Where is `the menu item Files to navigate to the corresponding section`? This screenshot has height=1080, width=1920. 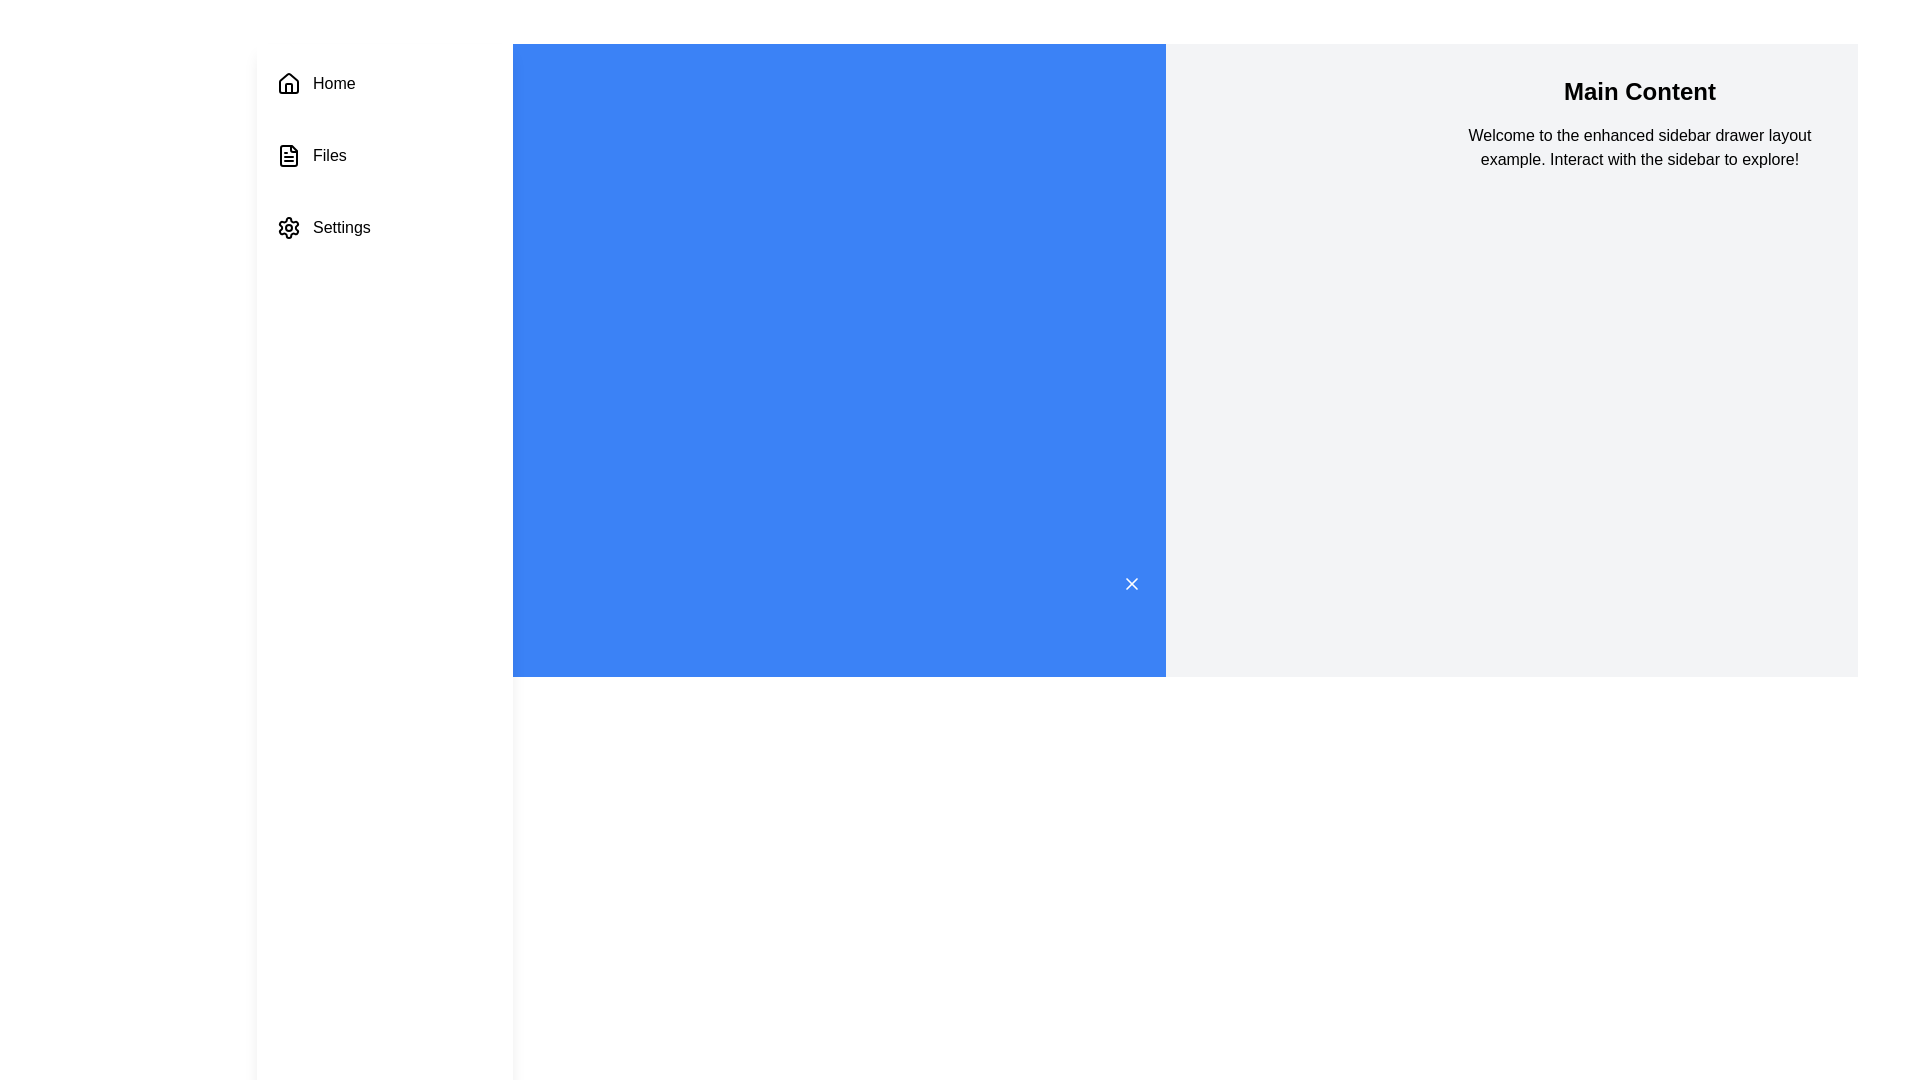
the menu item Files to navigate to the corresponding section is located at coordinates (384, 154).